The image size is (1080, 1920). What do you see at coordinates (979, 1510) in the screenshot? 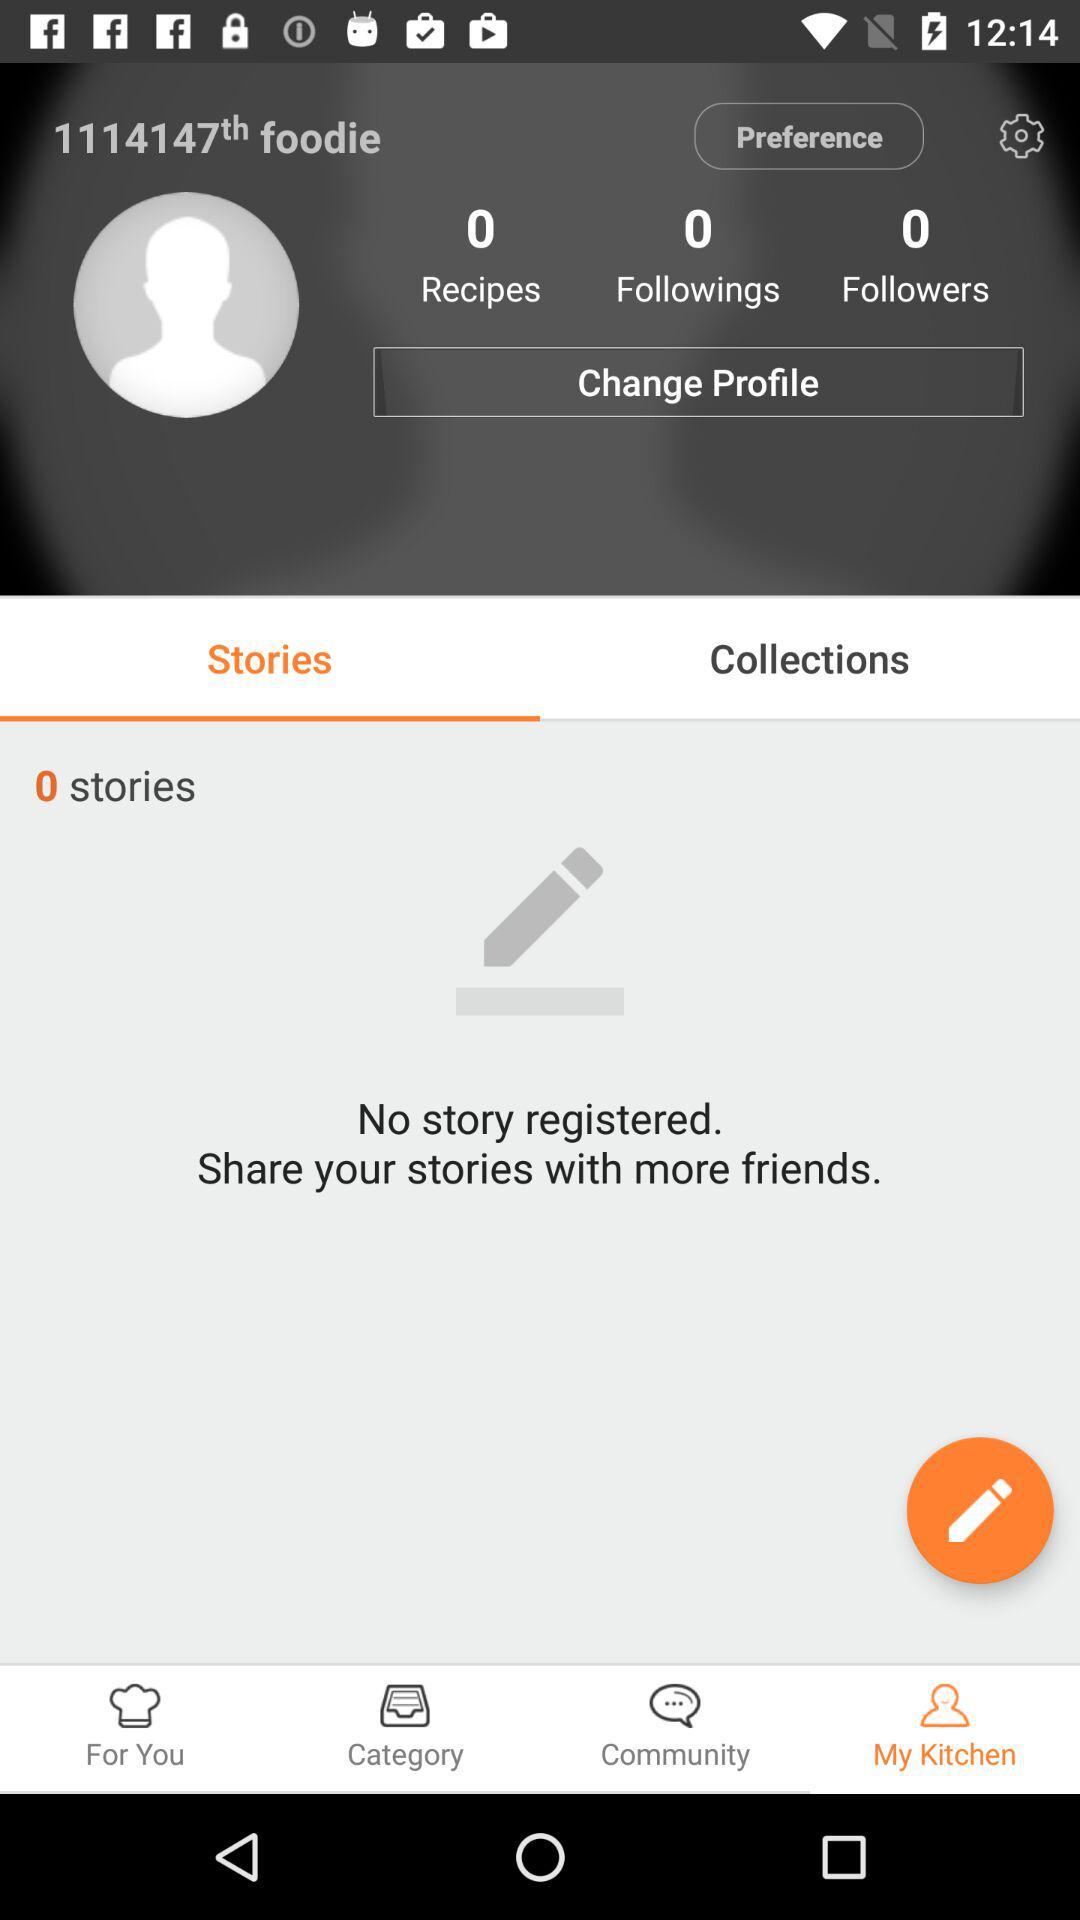
I see `the edit icon` at bounding box center [979, 1510].